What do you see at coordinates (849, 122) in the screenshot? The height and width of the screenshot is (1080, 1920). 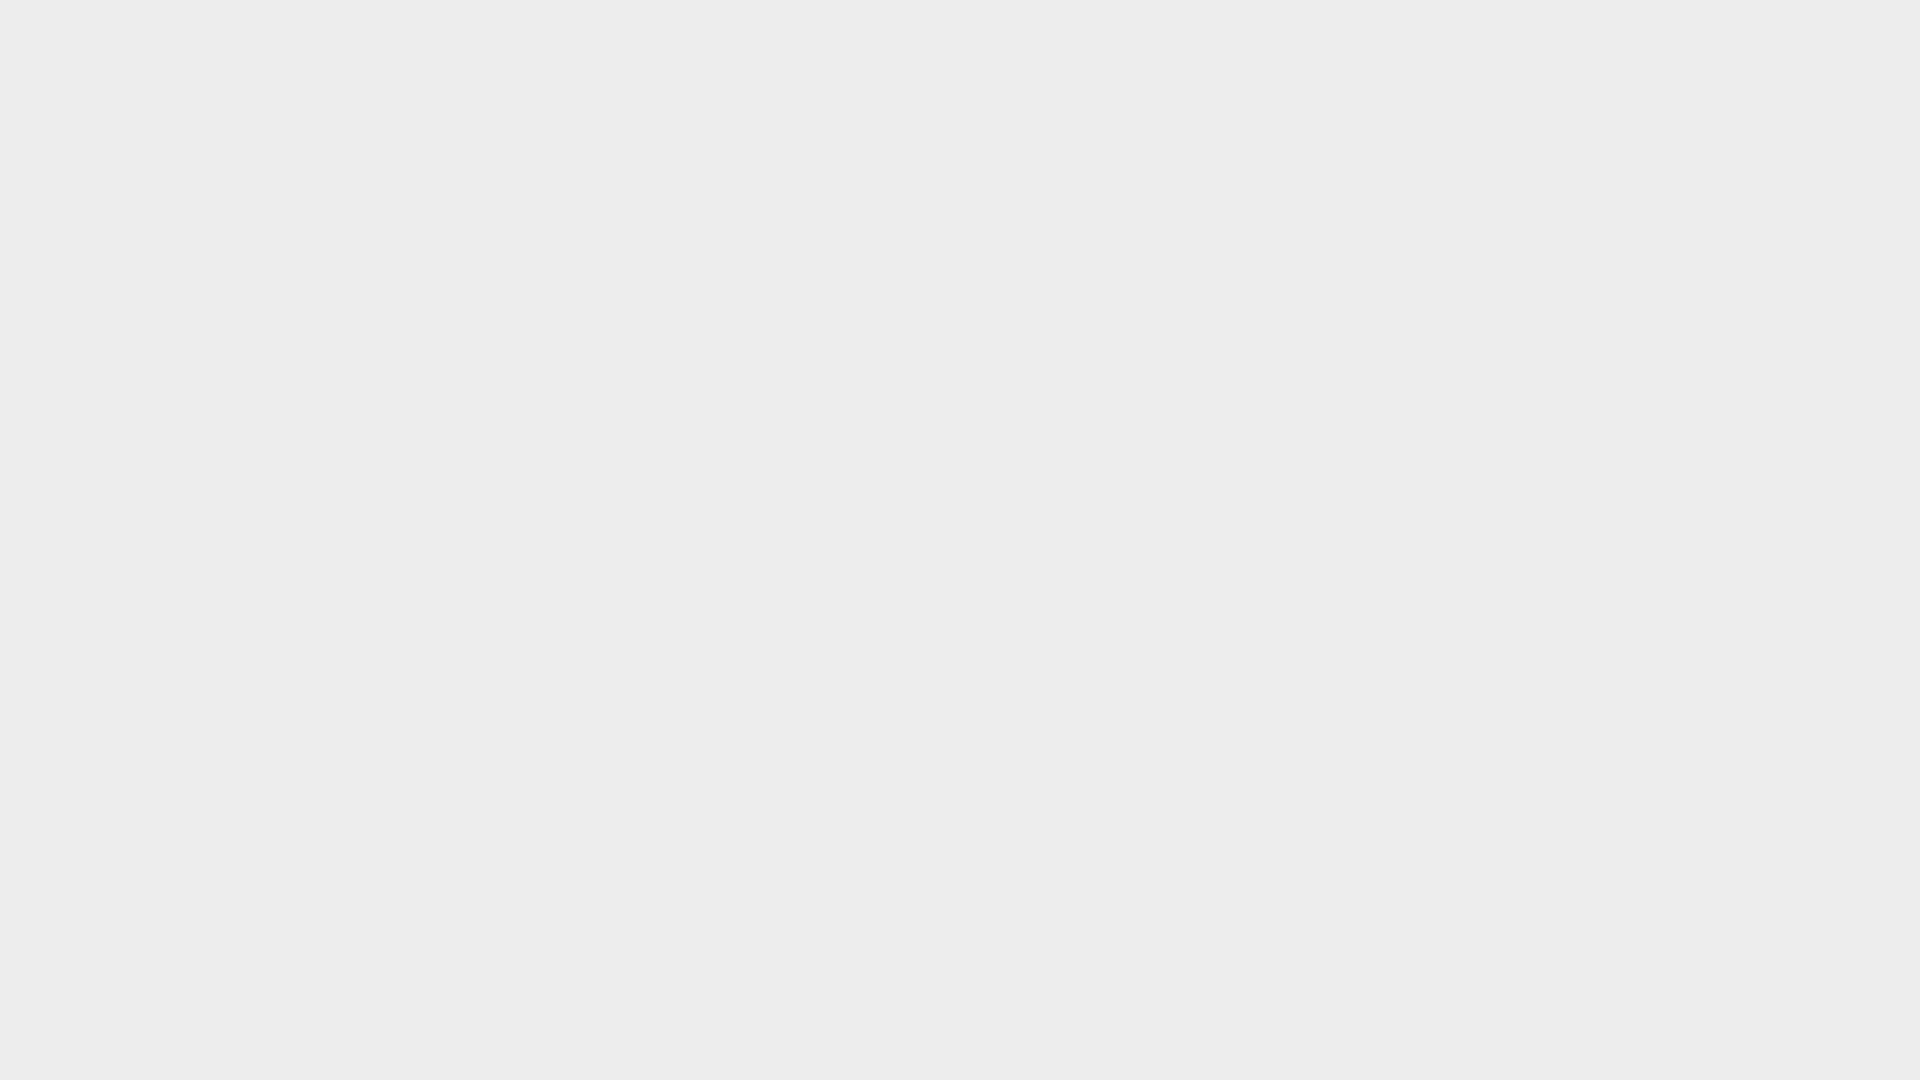 I see `'Visit'` at bounding box center [849, 122].